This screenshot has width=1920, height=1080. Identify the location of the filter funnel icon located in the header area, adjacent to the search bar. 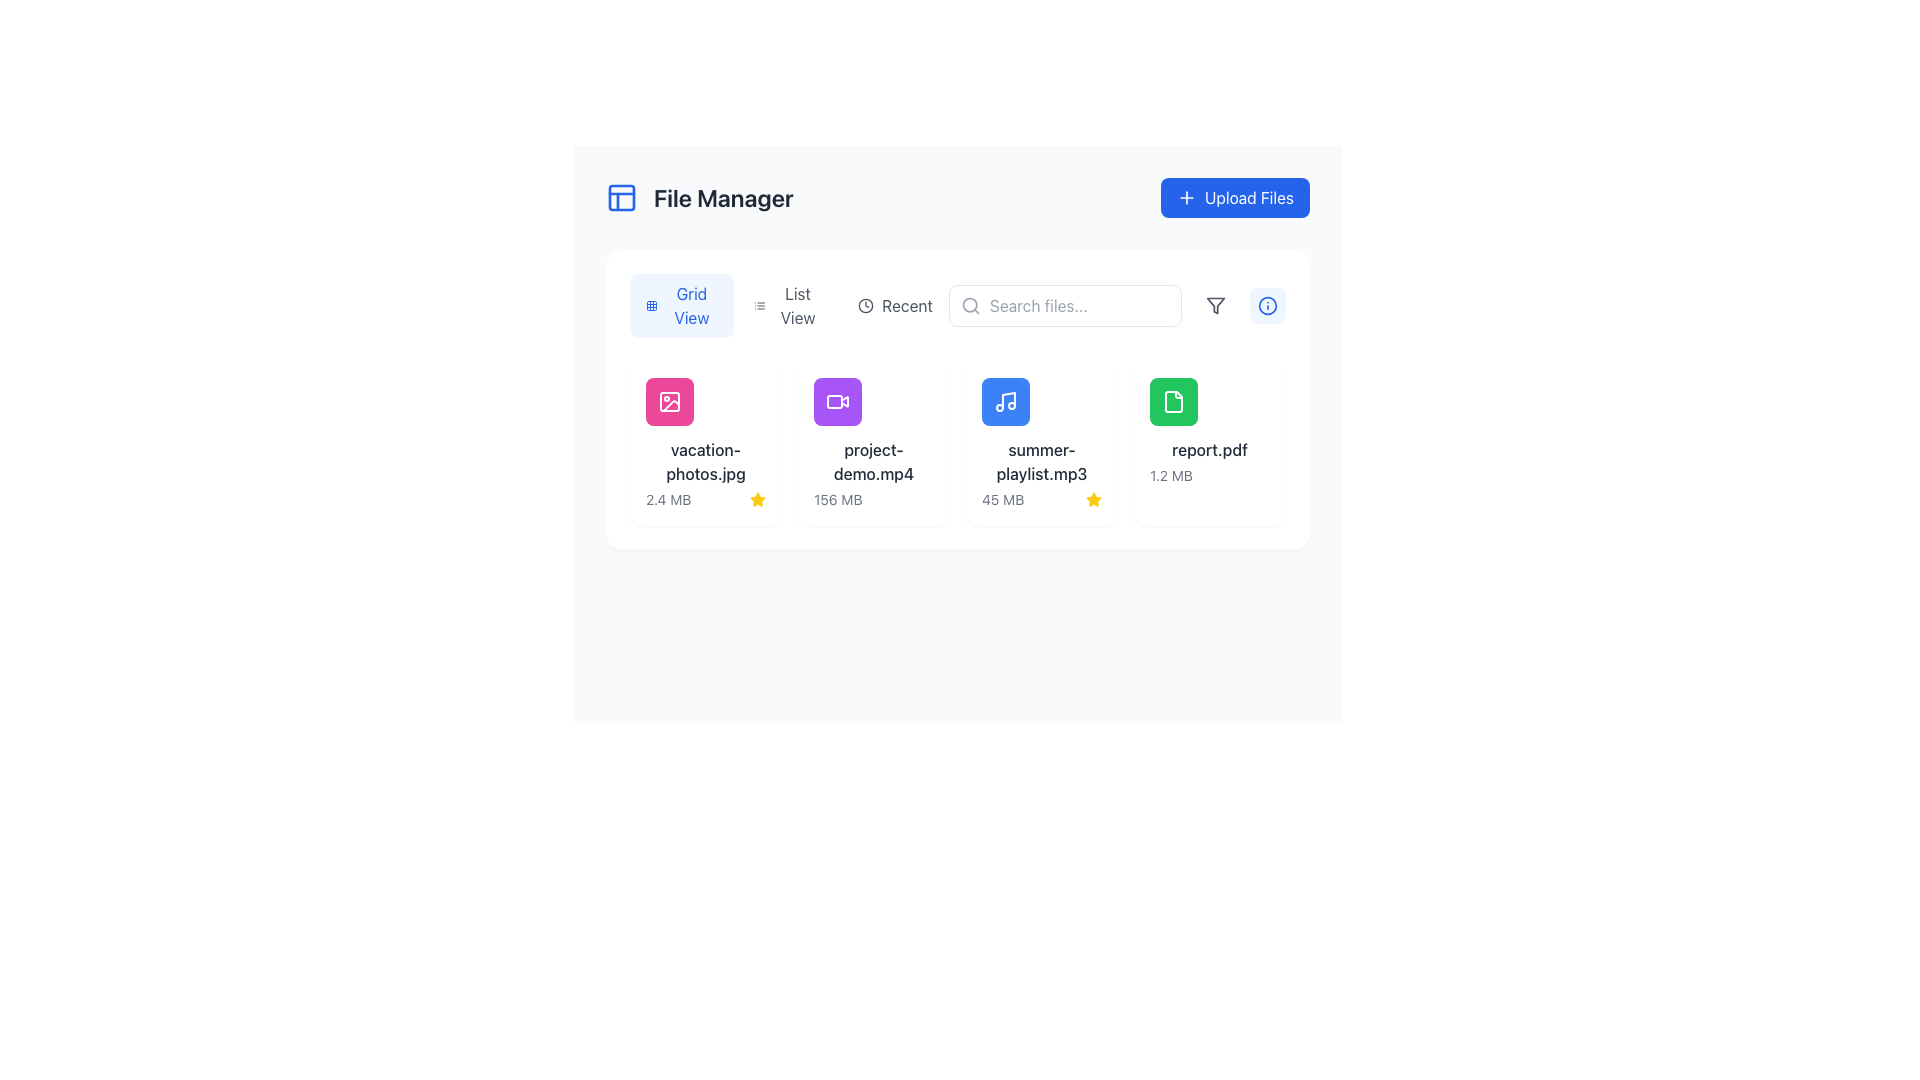
(1214, 305).